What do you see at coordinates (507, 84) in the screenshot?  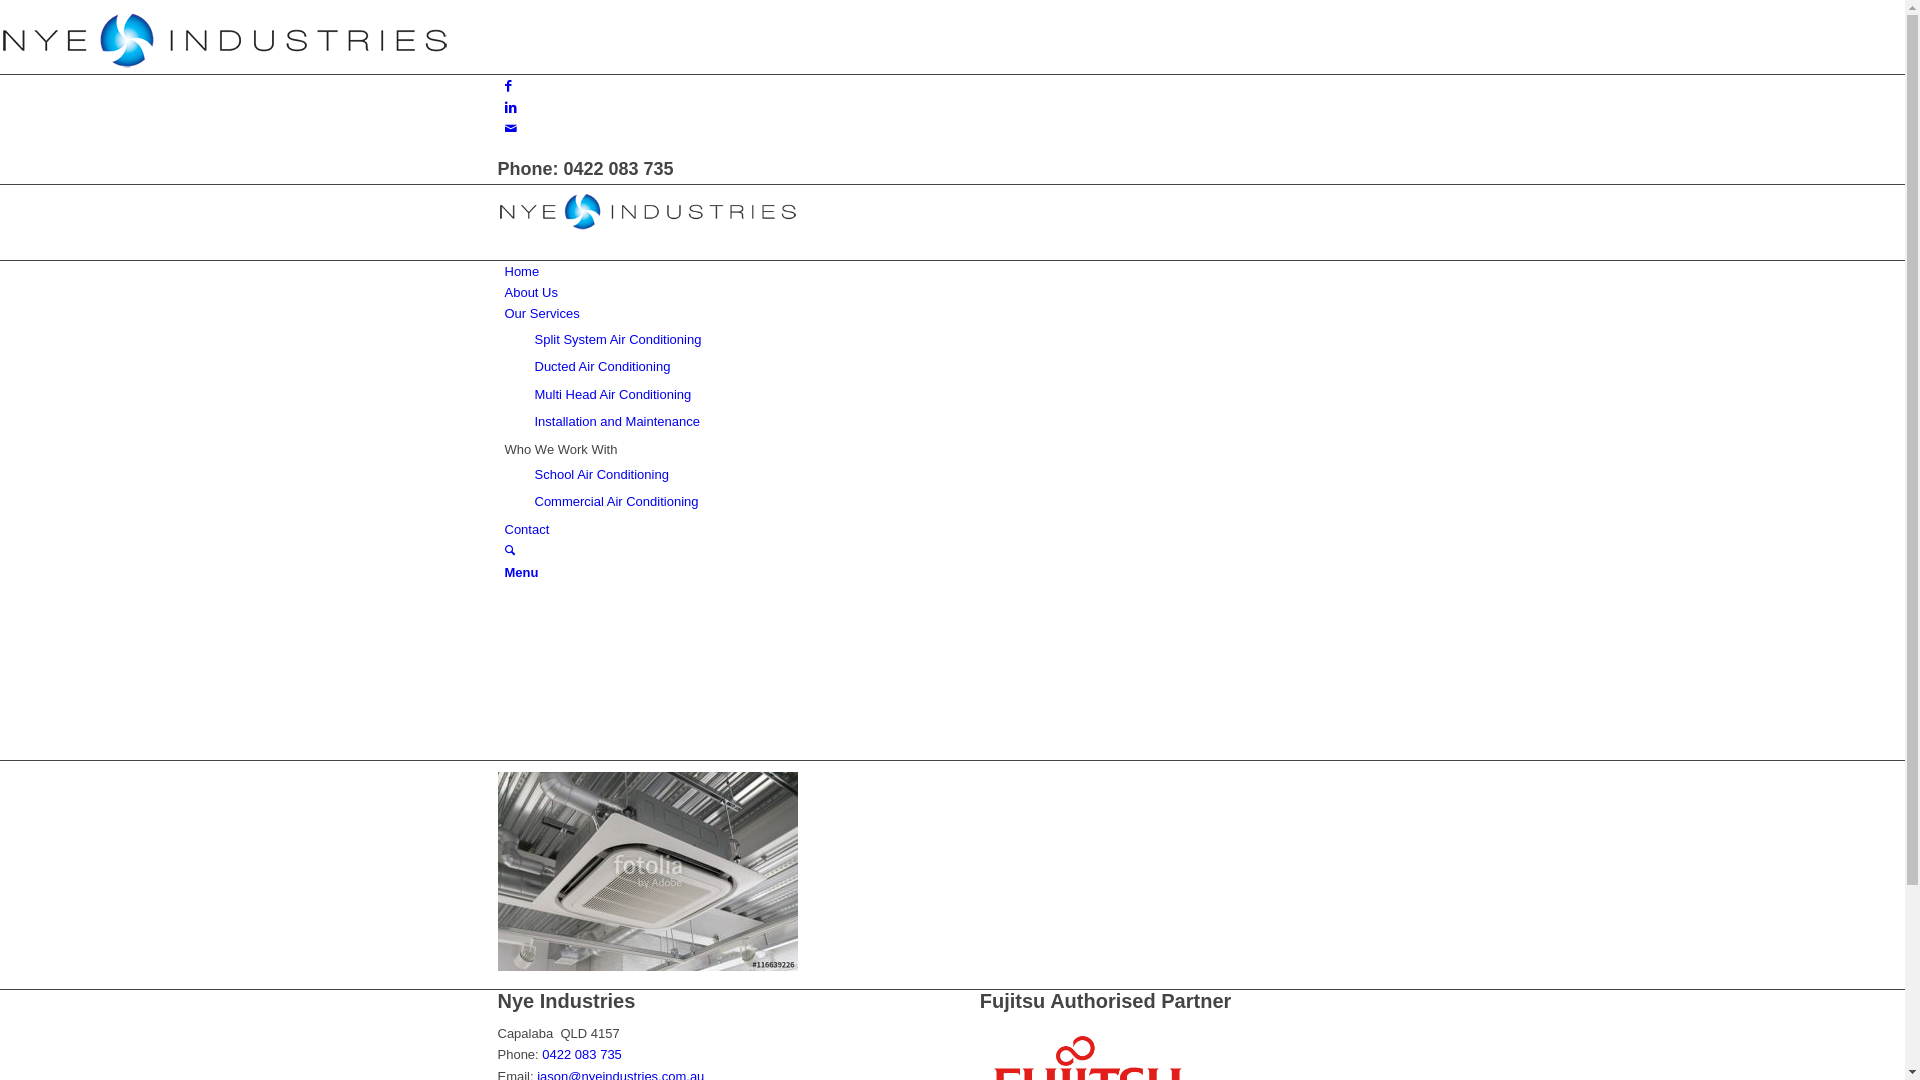 I see `'Facebook'` at bounding box center [507, 84].